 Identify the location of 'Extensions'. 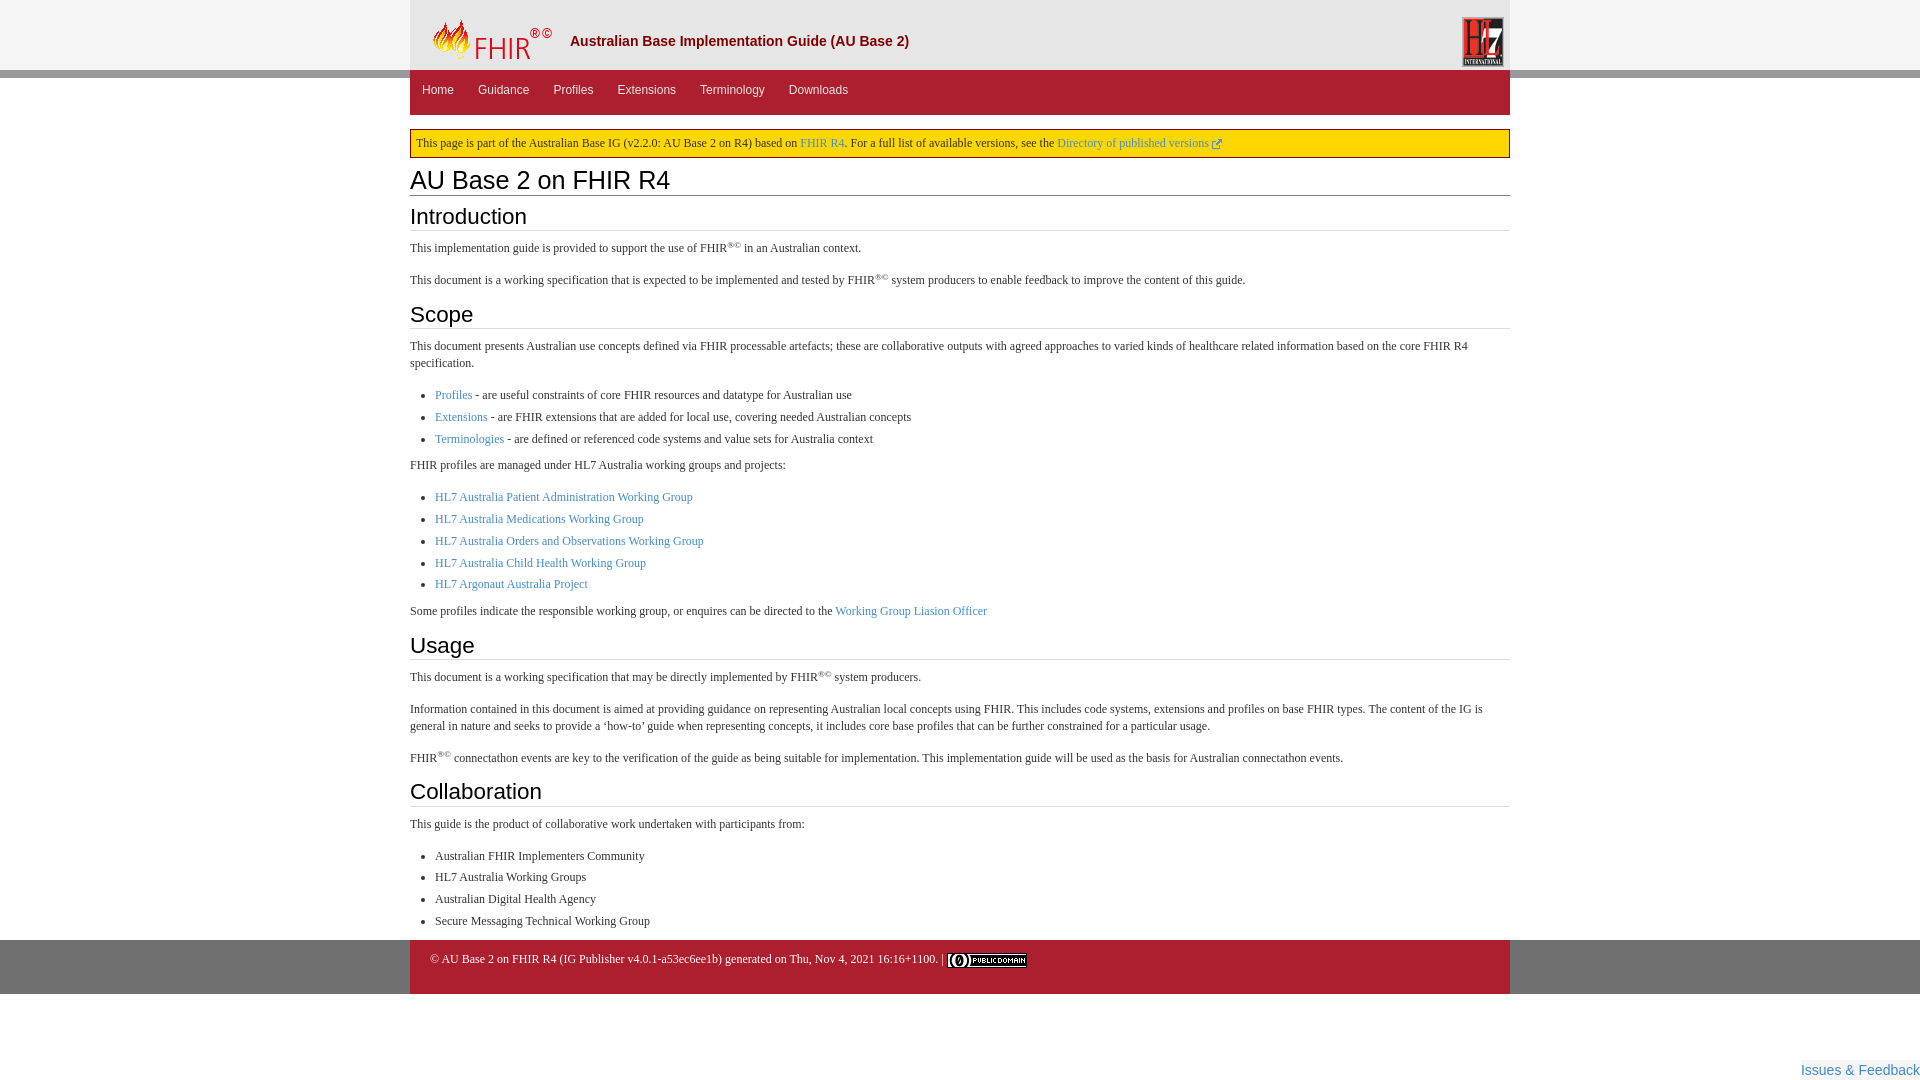
(460, 415).